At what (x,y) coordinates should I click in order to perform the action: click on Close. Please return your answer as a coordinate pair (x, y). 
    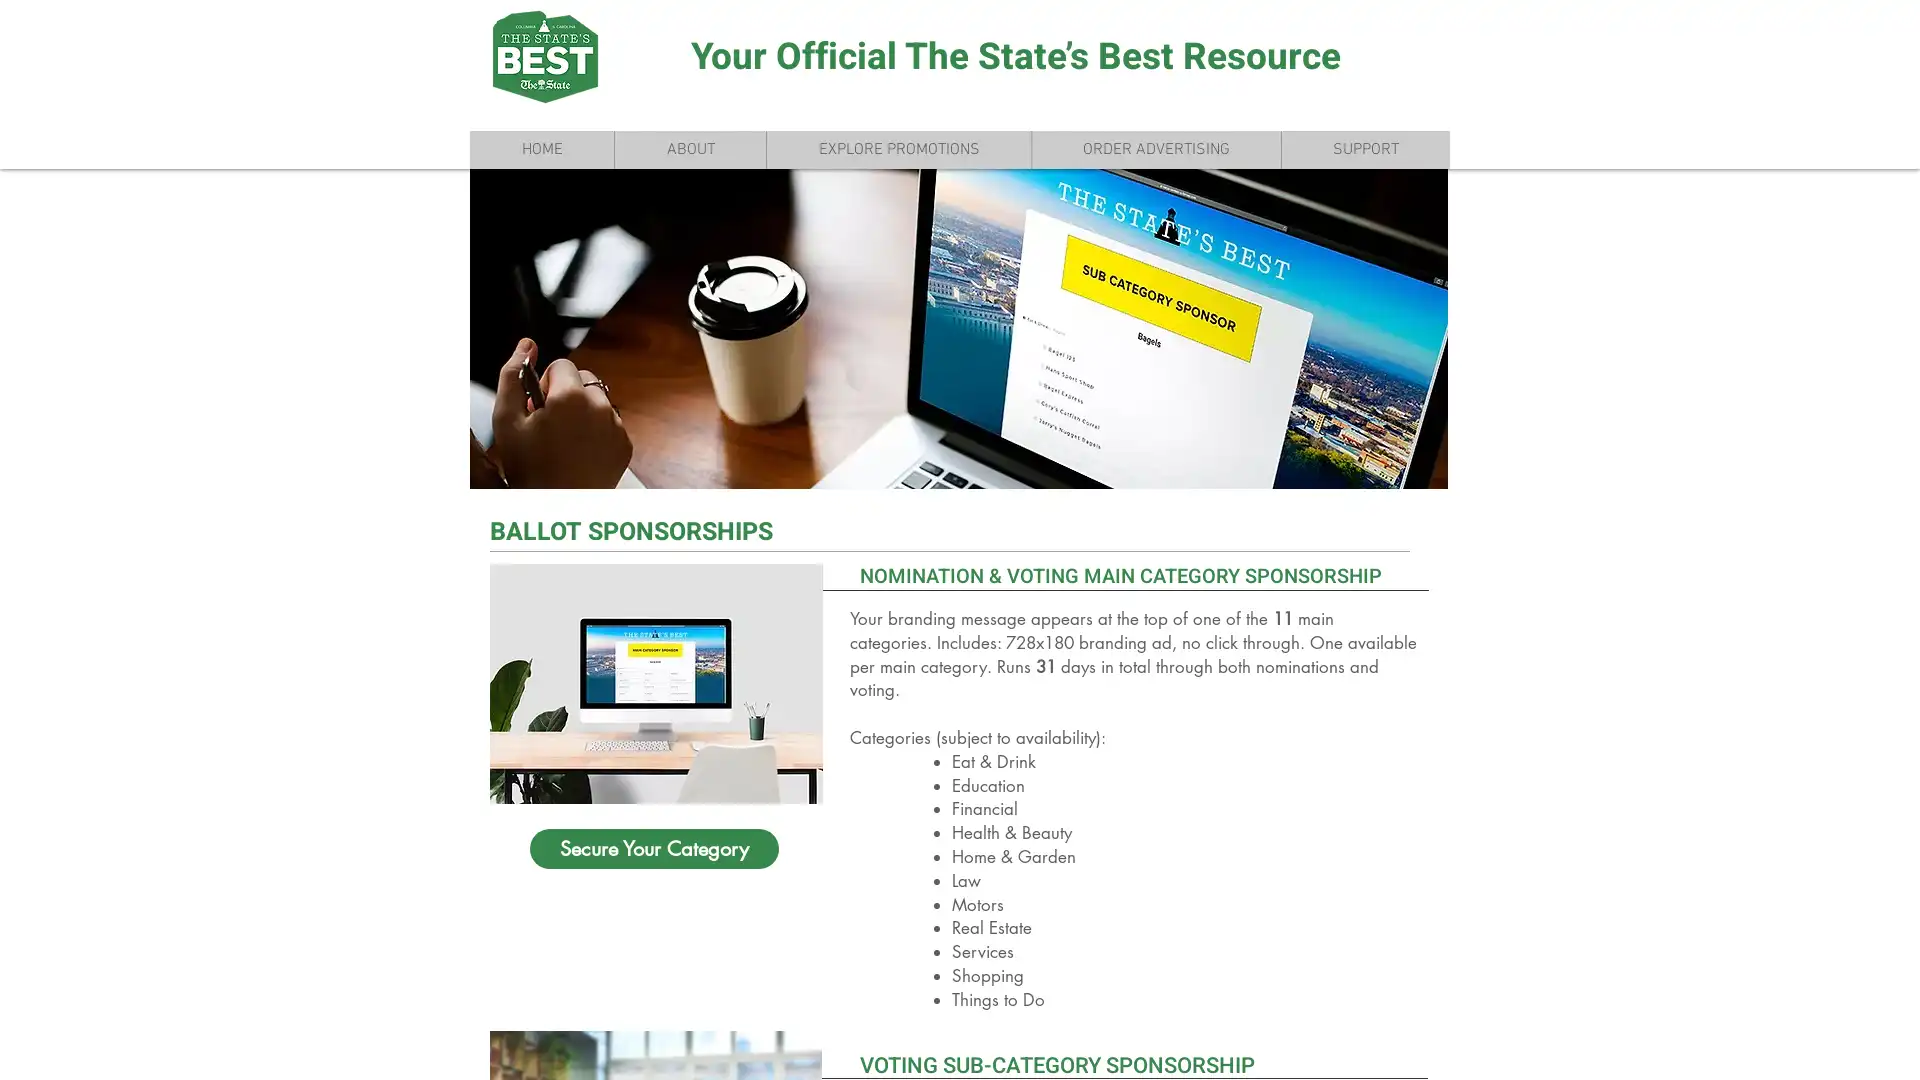
    Looking at the image, I should click on (1895, 1047).